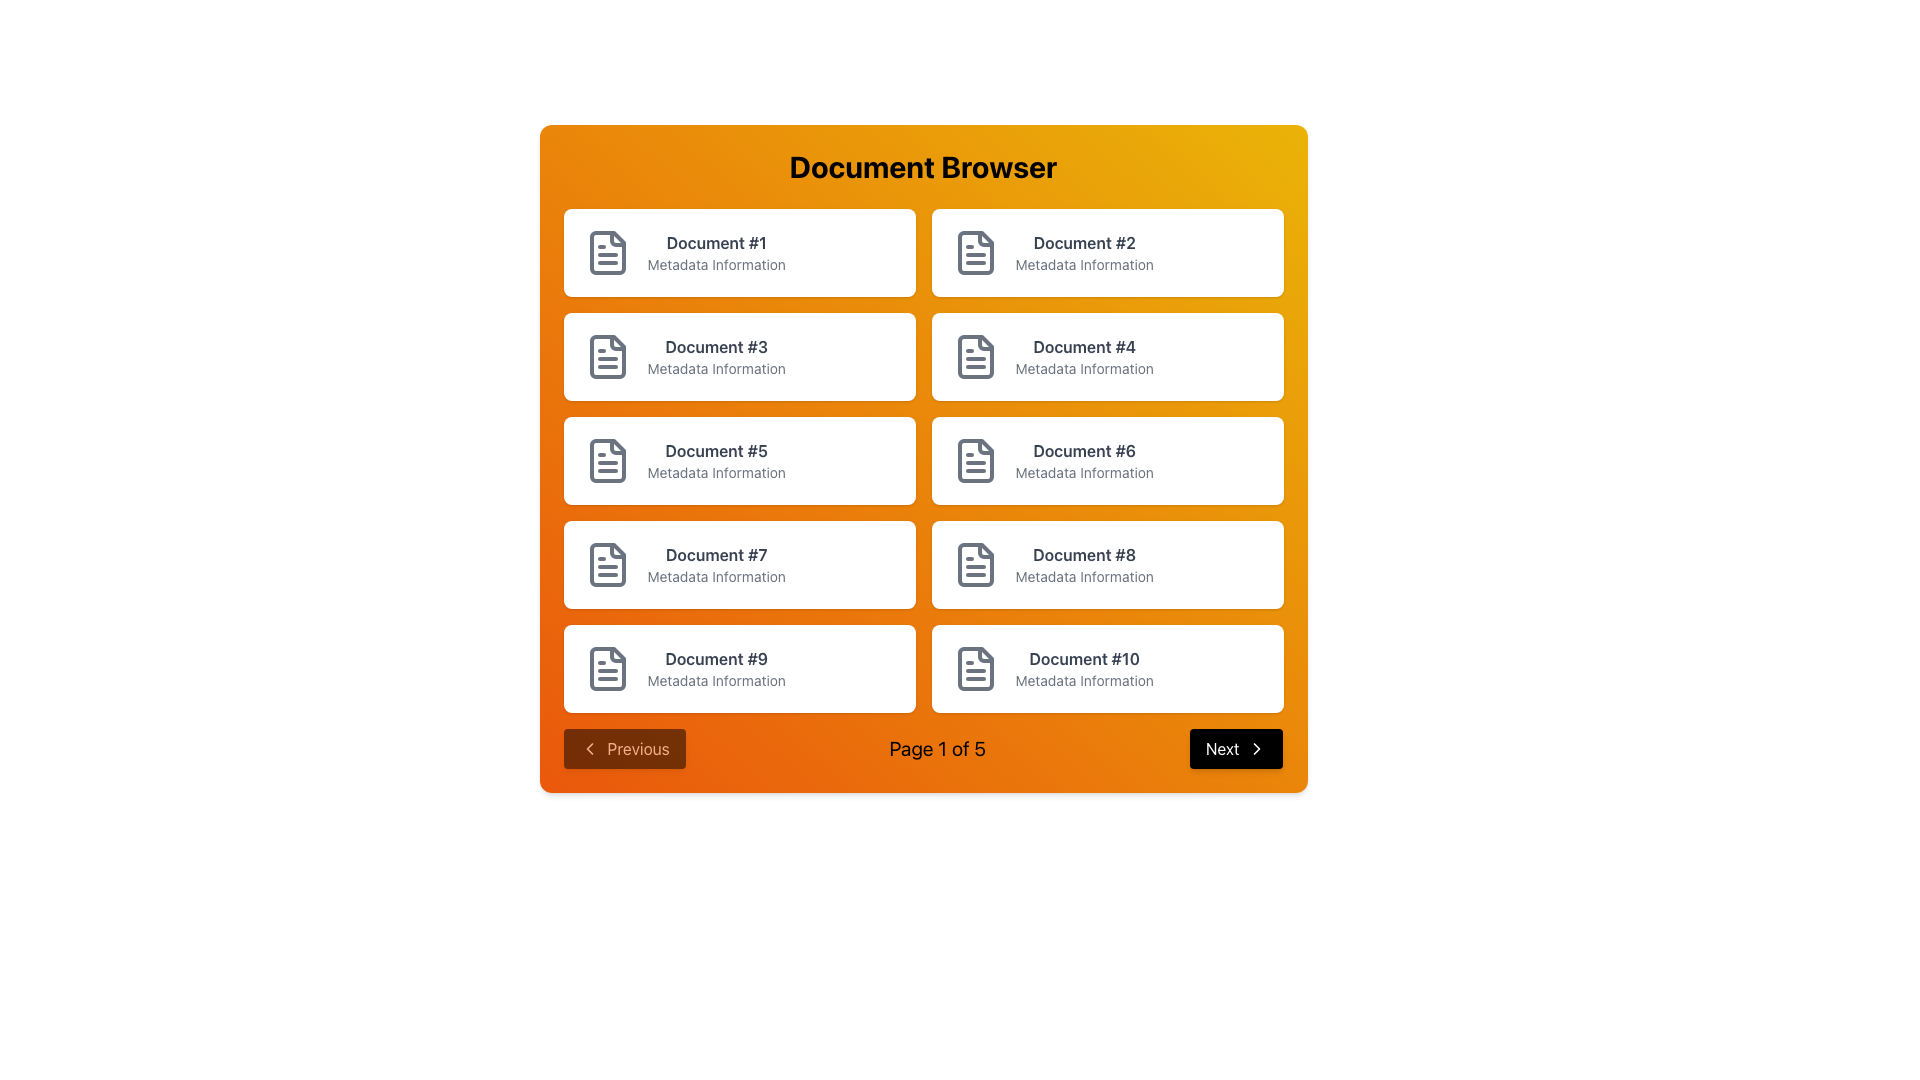  I want to click on the text label 'Metadata Information' which is styled with a small gray font and positioned below 'Document #2' in the second card of the right column within a document browser interface, so click(1083, 264).